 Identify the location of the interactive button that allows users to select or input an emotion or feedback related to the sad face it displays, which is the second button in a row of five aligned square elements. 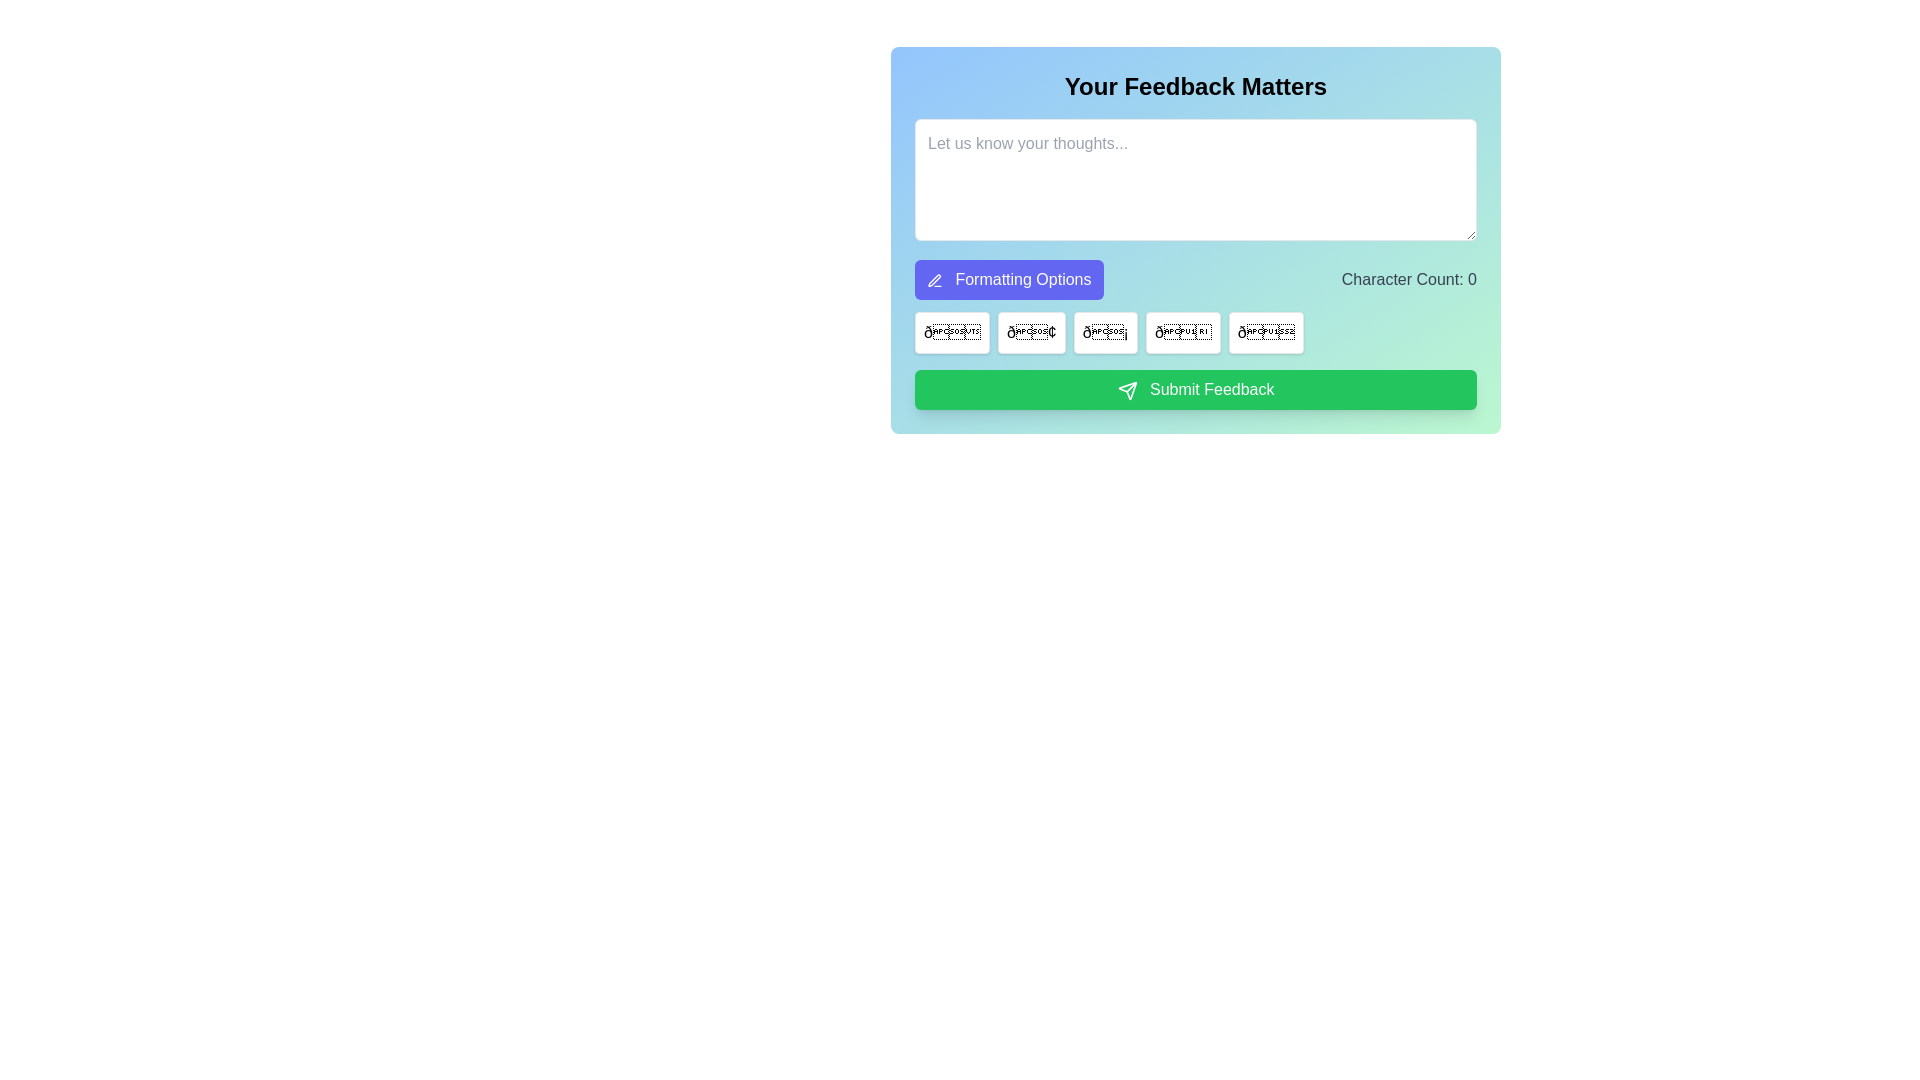
(1031, 331).